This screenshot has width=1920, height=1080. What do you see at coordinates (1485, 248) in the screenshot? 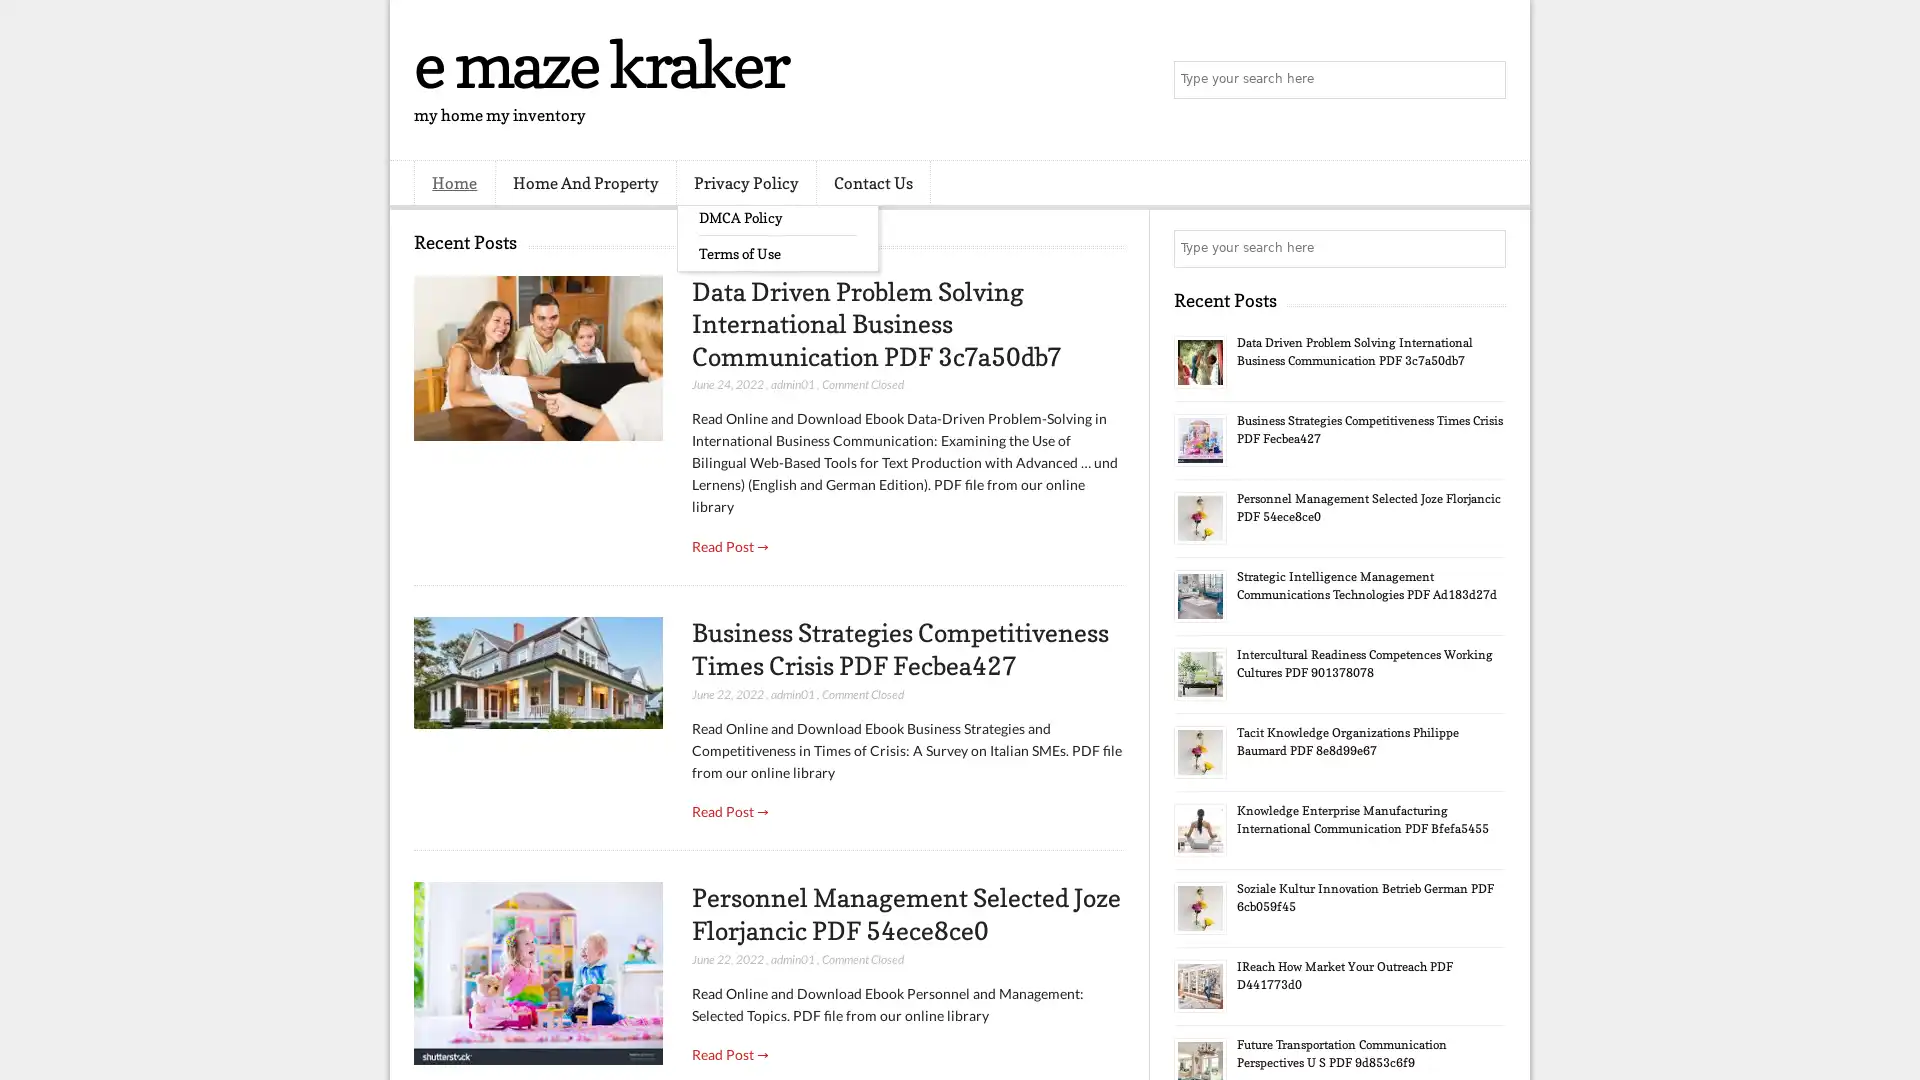
I see `Search` at bounding box center [1485, 248].